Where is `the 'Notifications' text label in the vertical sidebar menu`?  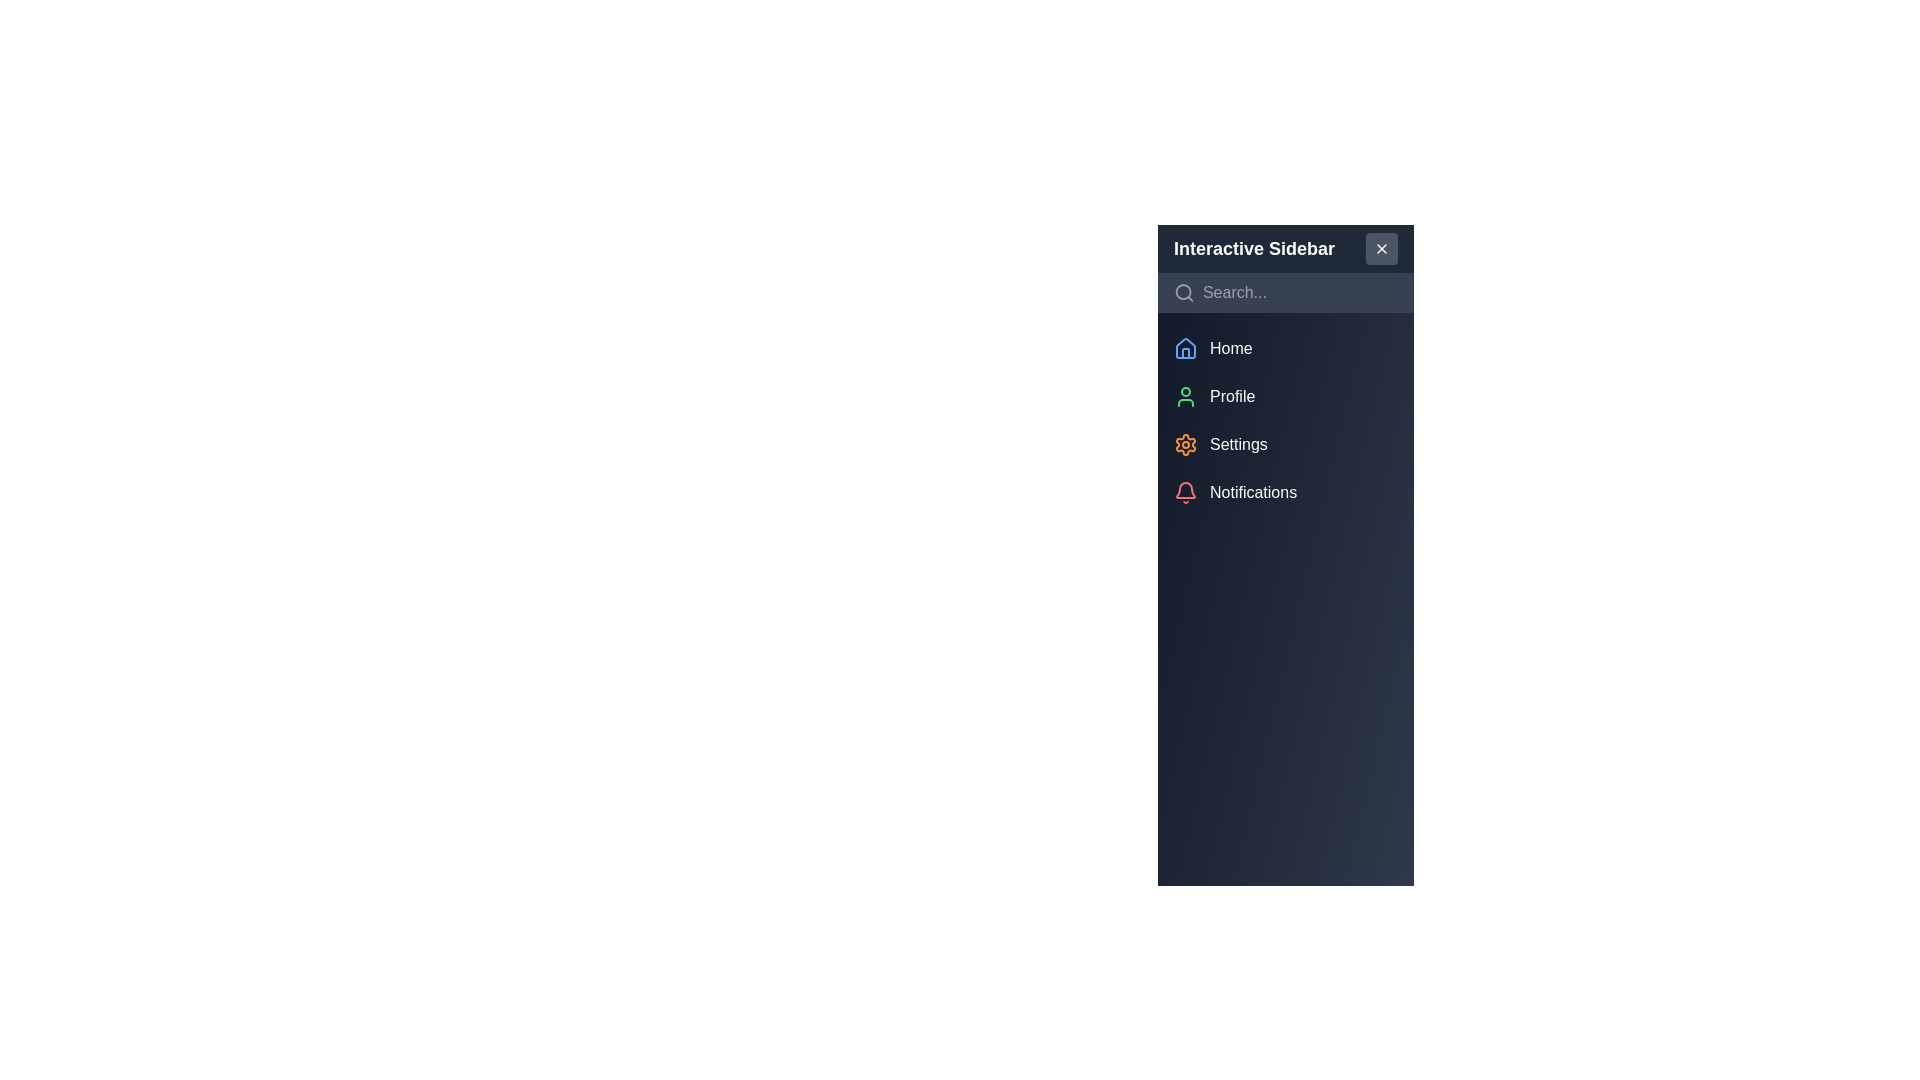
the 'Notifications' text label in the vertical sidebar menu is located at coordinates (1252, 493).